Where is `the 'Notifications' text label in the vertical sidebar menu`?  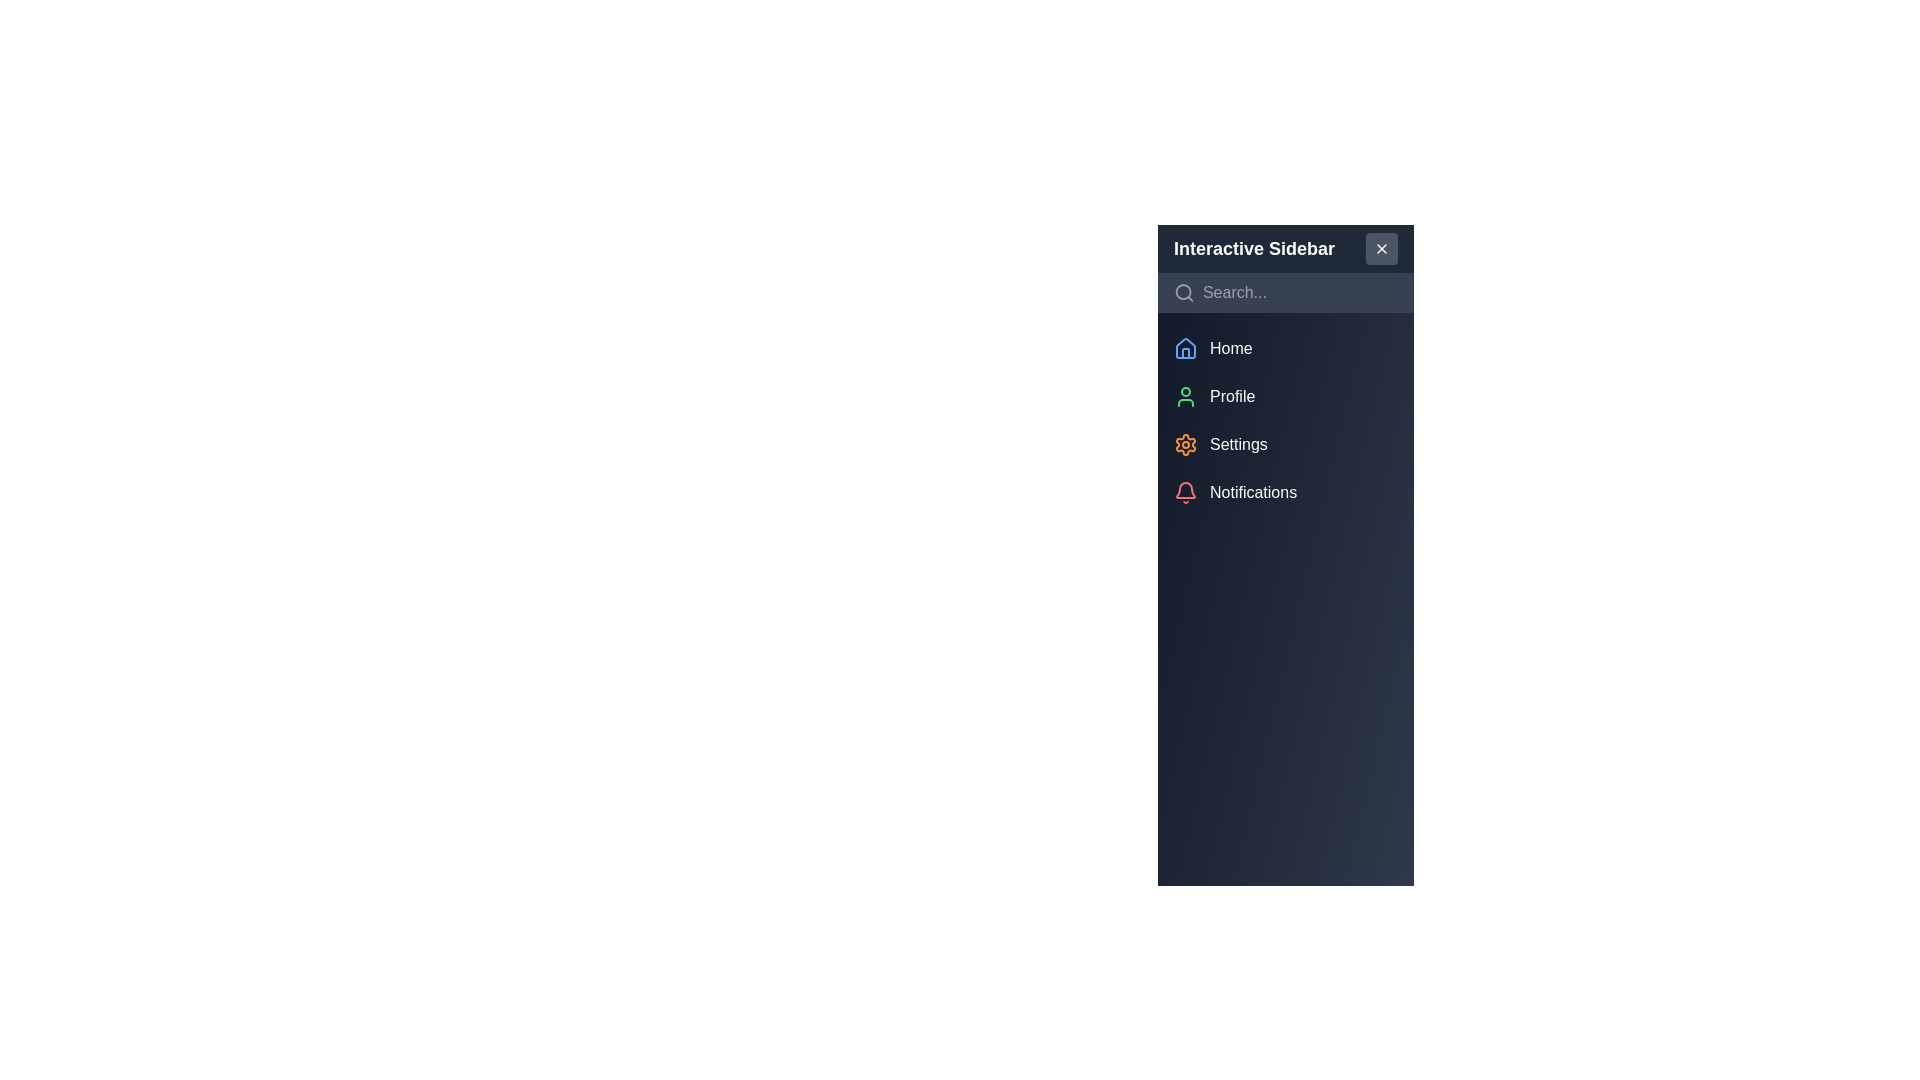
the 'Notifications' text label in the vertical sidebar menu is located at coordinates (1252, 493).